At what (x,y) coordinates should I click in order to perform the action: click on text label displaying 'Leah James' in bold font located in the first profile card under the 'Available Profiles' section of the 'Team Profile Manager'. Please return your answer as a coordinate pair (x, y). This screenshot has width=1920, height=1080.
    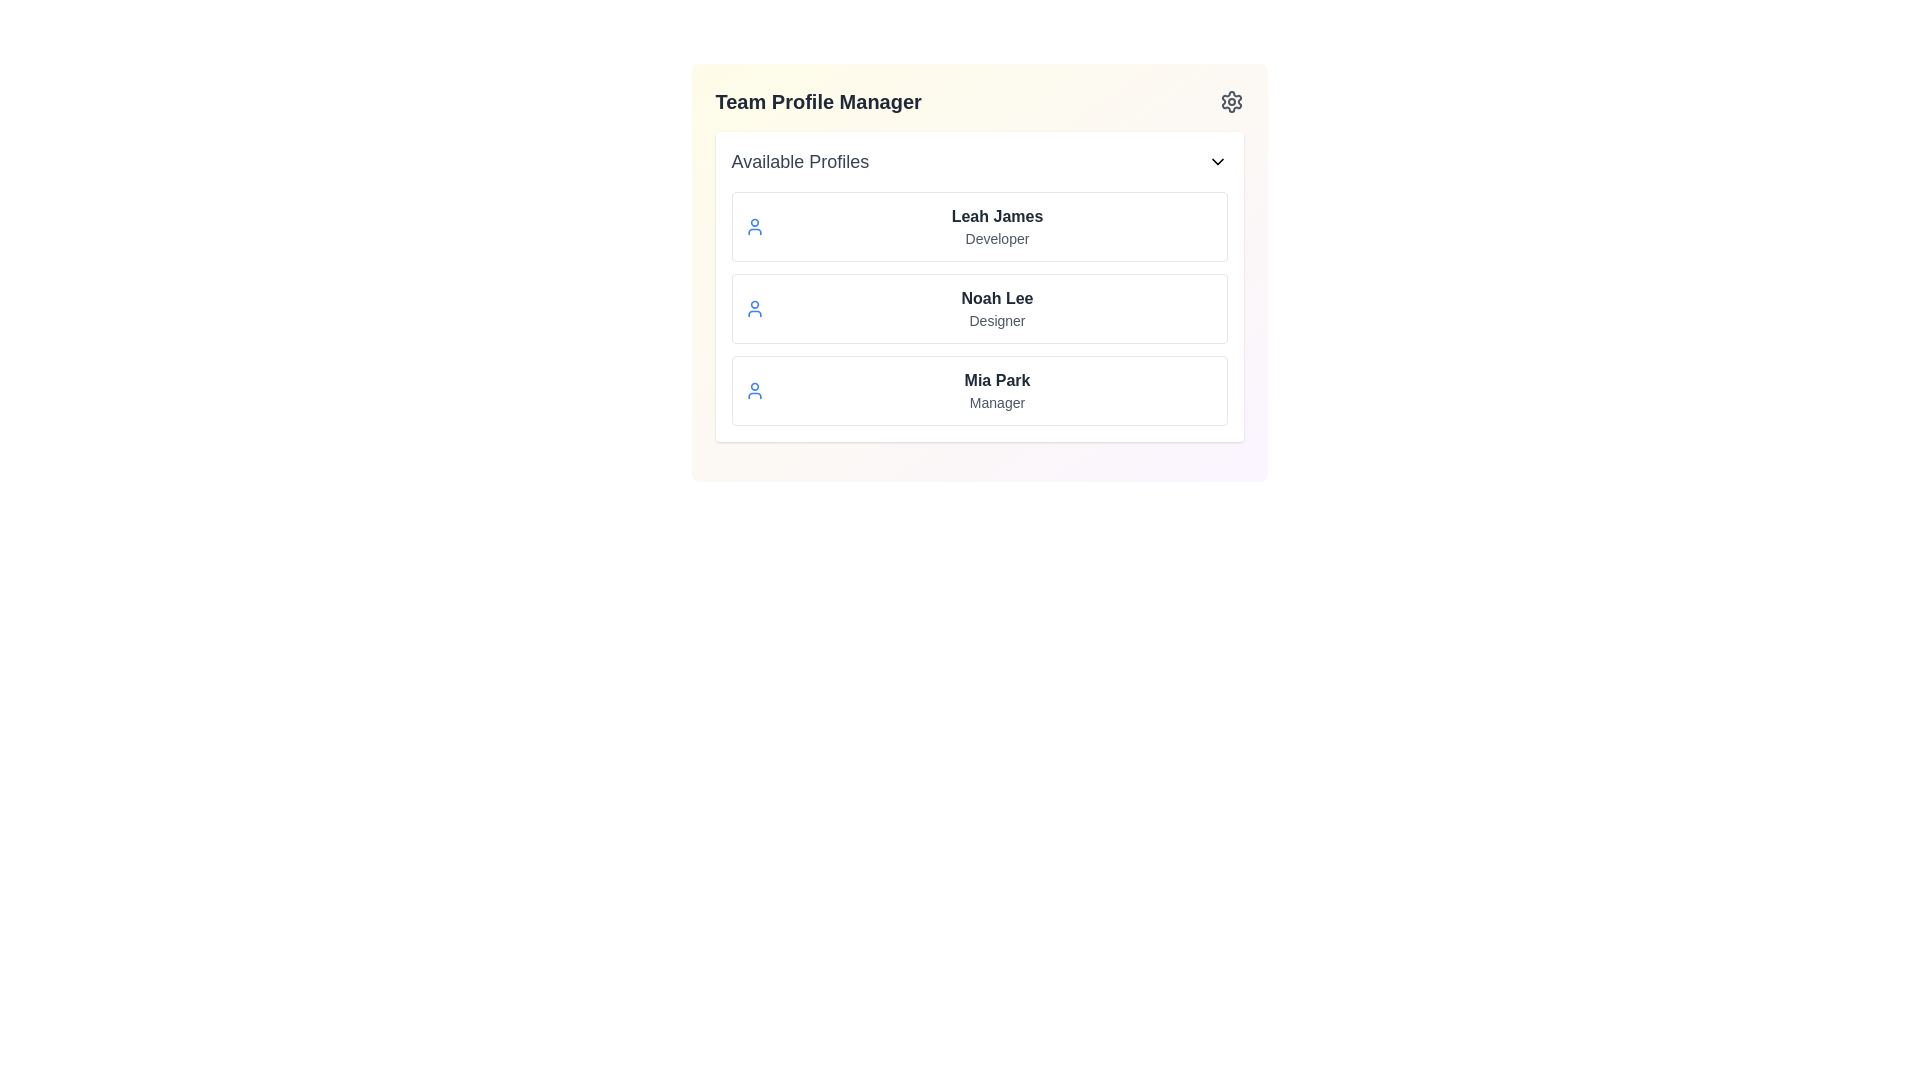
    Looking at the image, I should click on (997, 216).